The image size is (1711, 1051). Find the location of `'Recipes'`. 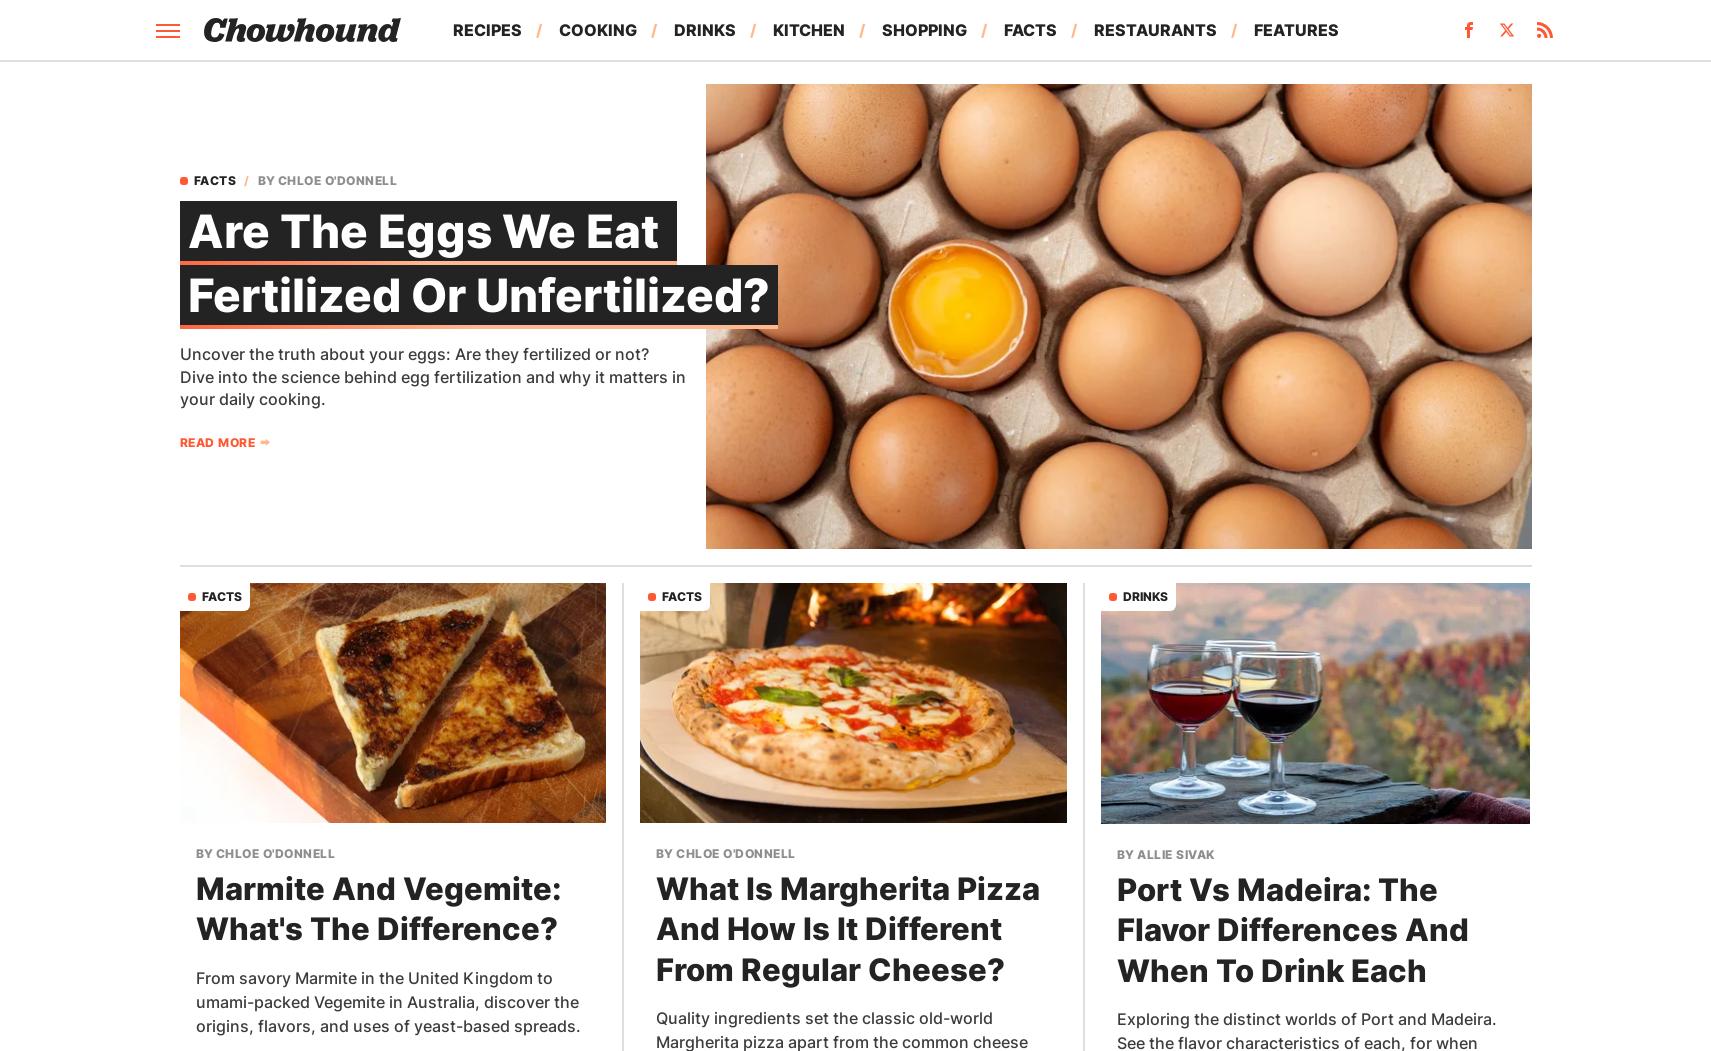

'Recipes' is located at coordinates (486, 29).